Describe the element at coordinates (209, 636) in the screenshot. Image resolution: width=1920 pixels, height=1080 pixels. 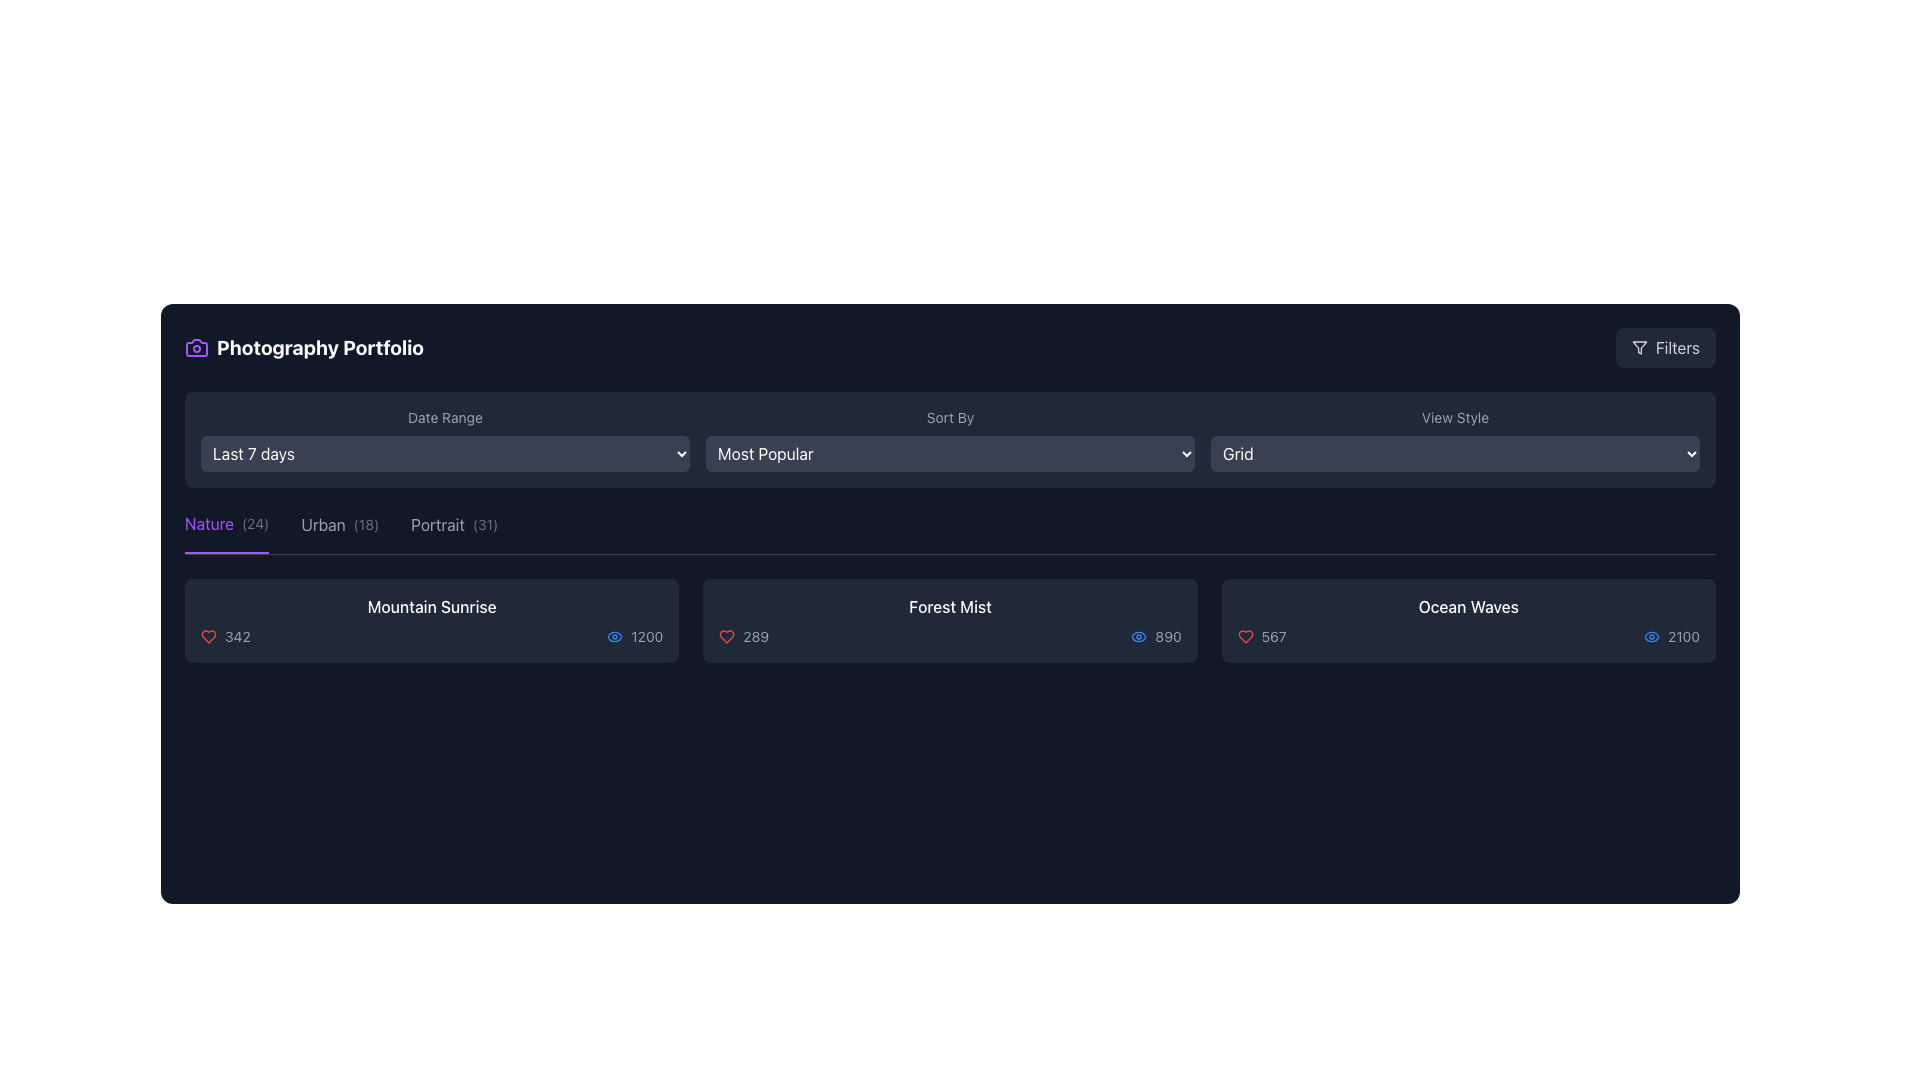
I see `the heart icon located to the left of the number '342' in the first content card titled 'Mountain Sunrise' in the 'Nature' category to mark it as liked or unliked` at that location.